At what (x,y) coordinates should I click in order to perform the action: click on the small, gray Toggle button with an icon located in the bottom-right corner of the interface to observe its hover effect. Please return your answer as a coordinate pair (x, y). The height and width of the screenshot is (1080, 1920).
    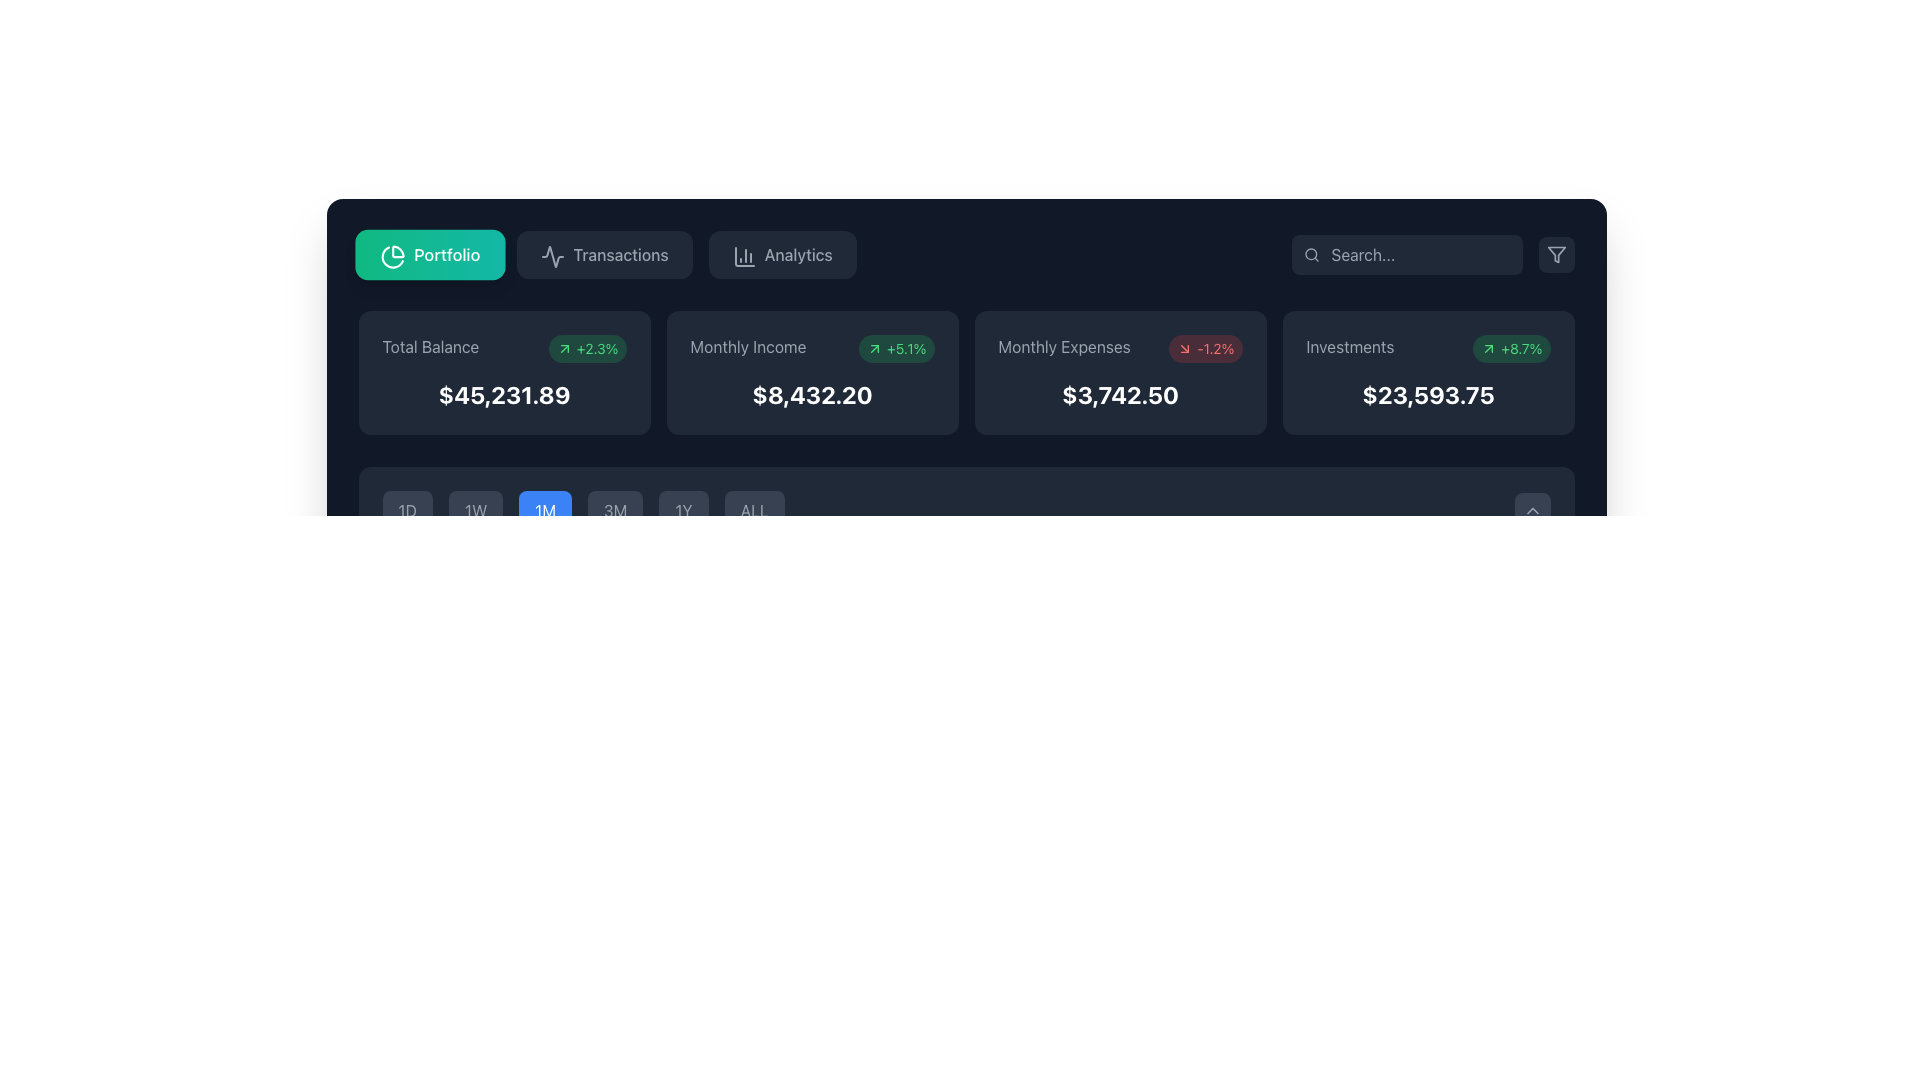
    Looking at the image, I should click on (1531, 509).